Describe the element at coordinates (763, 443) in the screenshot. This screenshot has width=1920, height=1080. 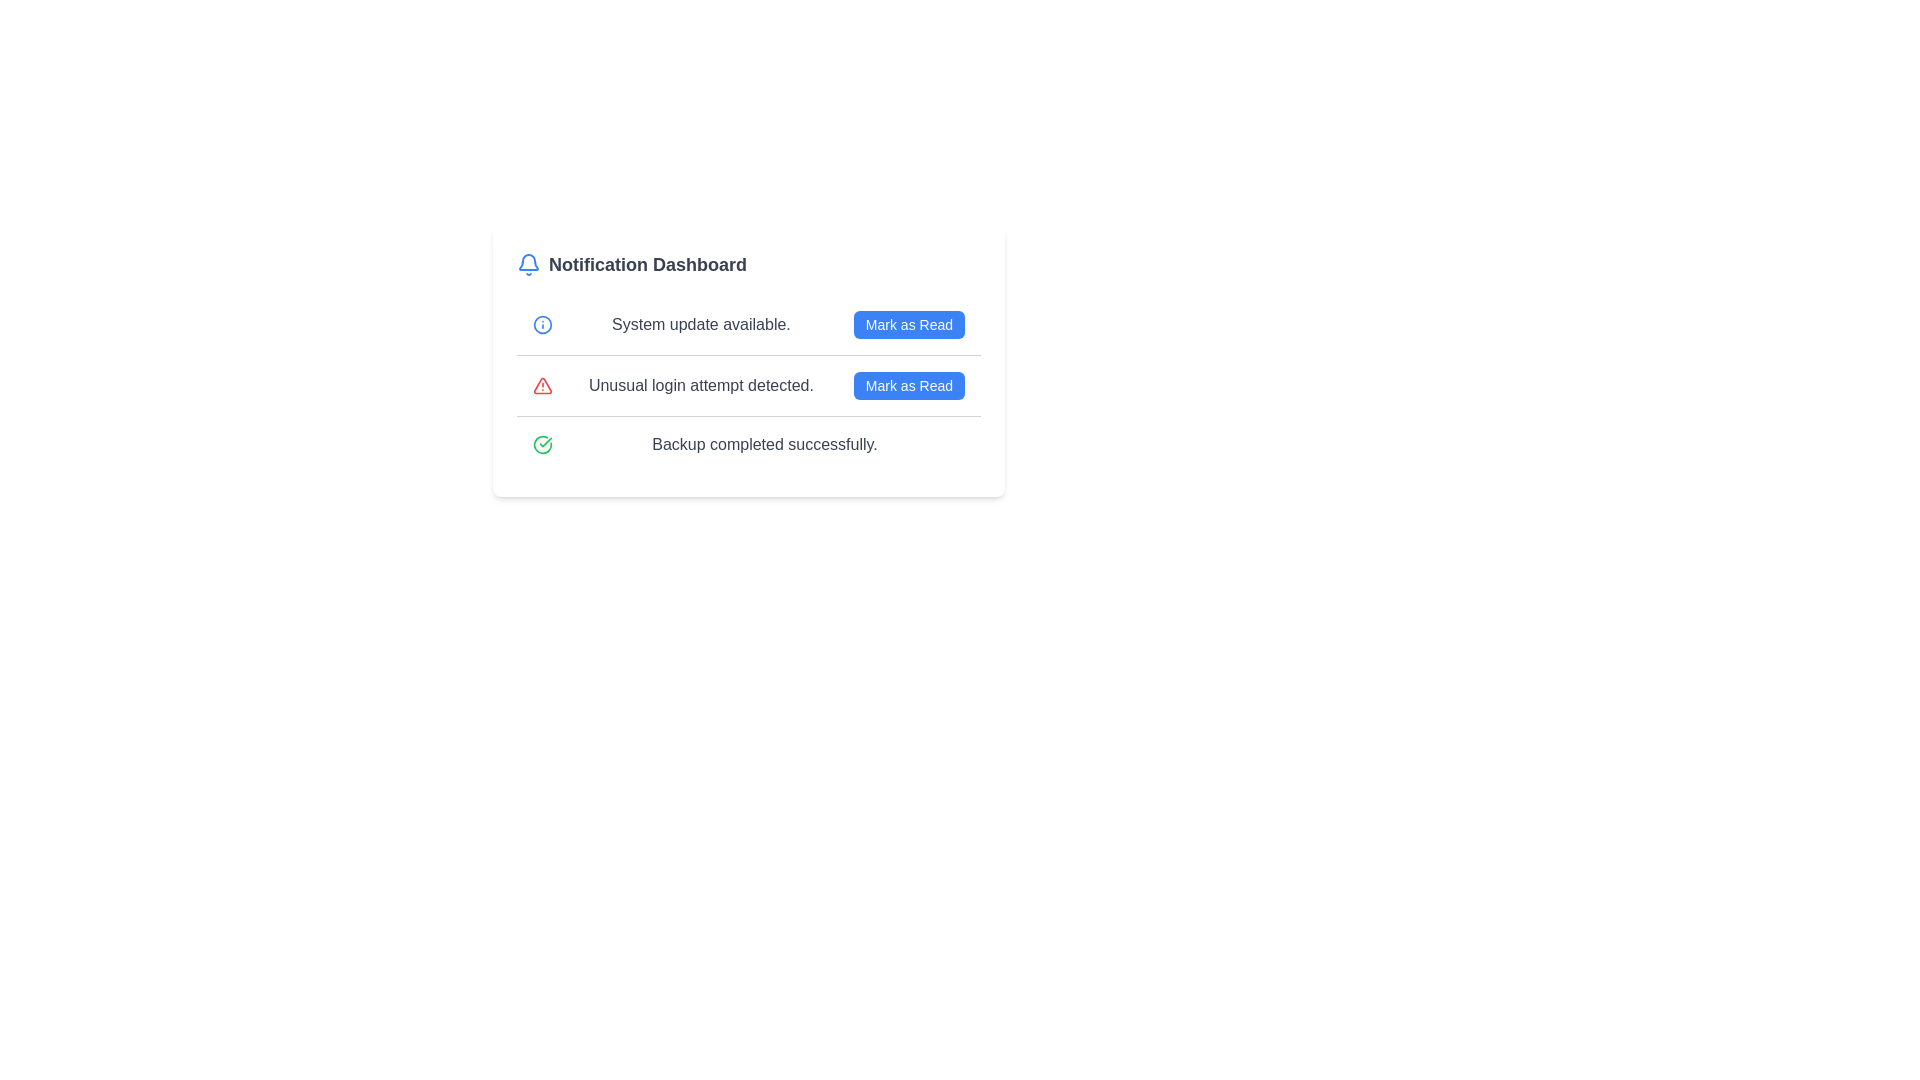
I see `the static text that indicates the successful completion of a backup operation, located centrally in the notification dashboard and positioned next to a green check icon` at that location.